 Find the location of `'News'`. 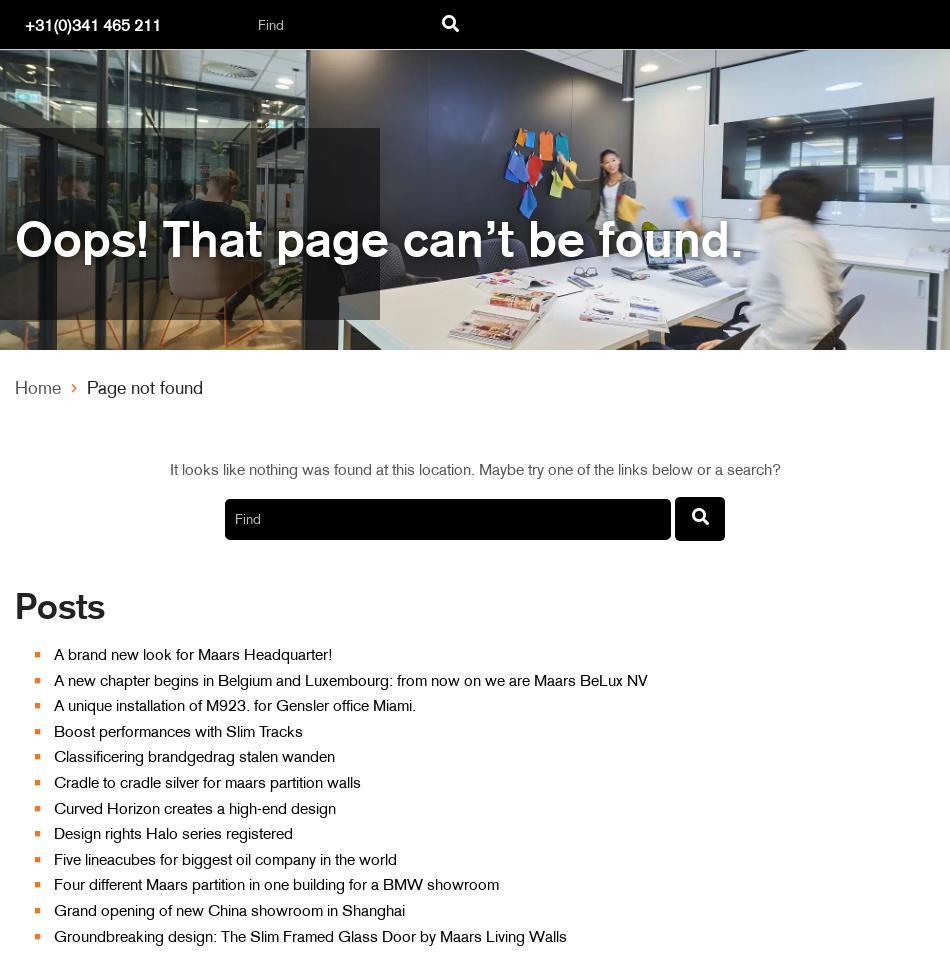

'News' is located at coordinates (73, 380).